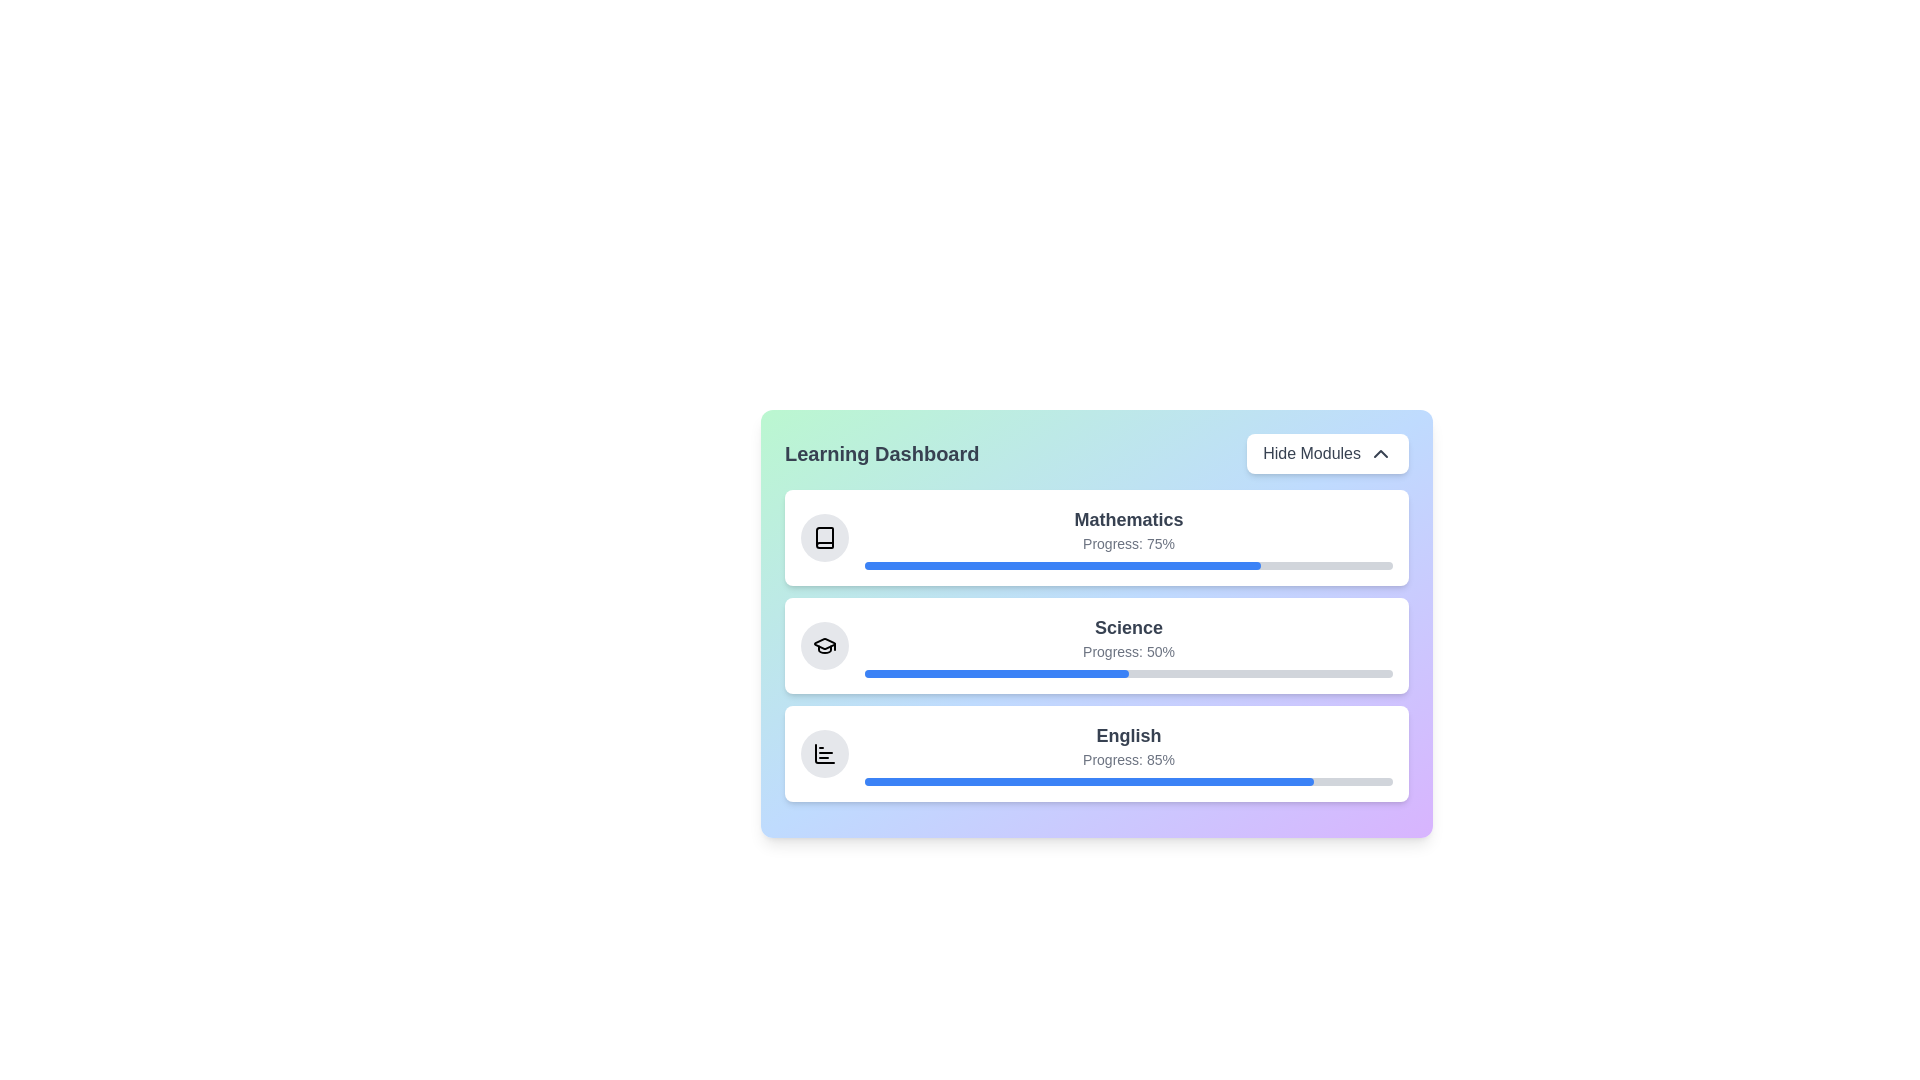 This screenshot has width=1920, height=1080. I want to click on the module titled English to open its details, so click(1096, 753).